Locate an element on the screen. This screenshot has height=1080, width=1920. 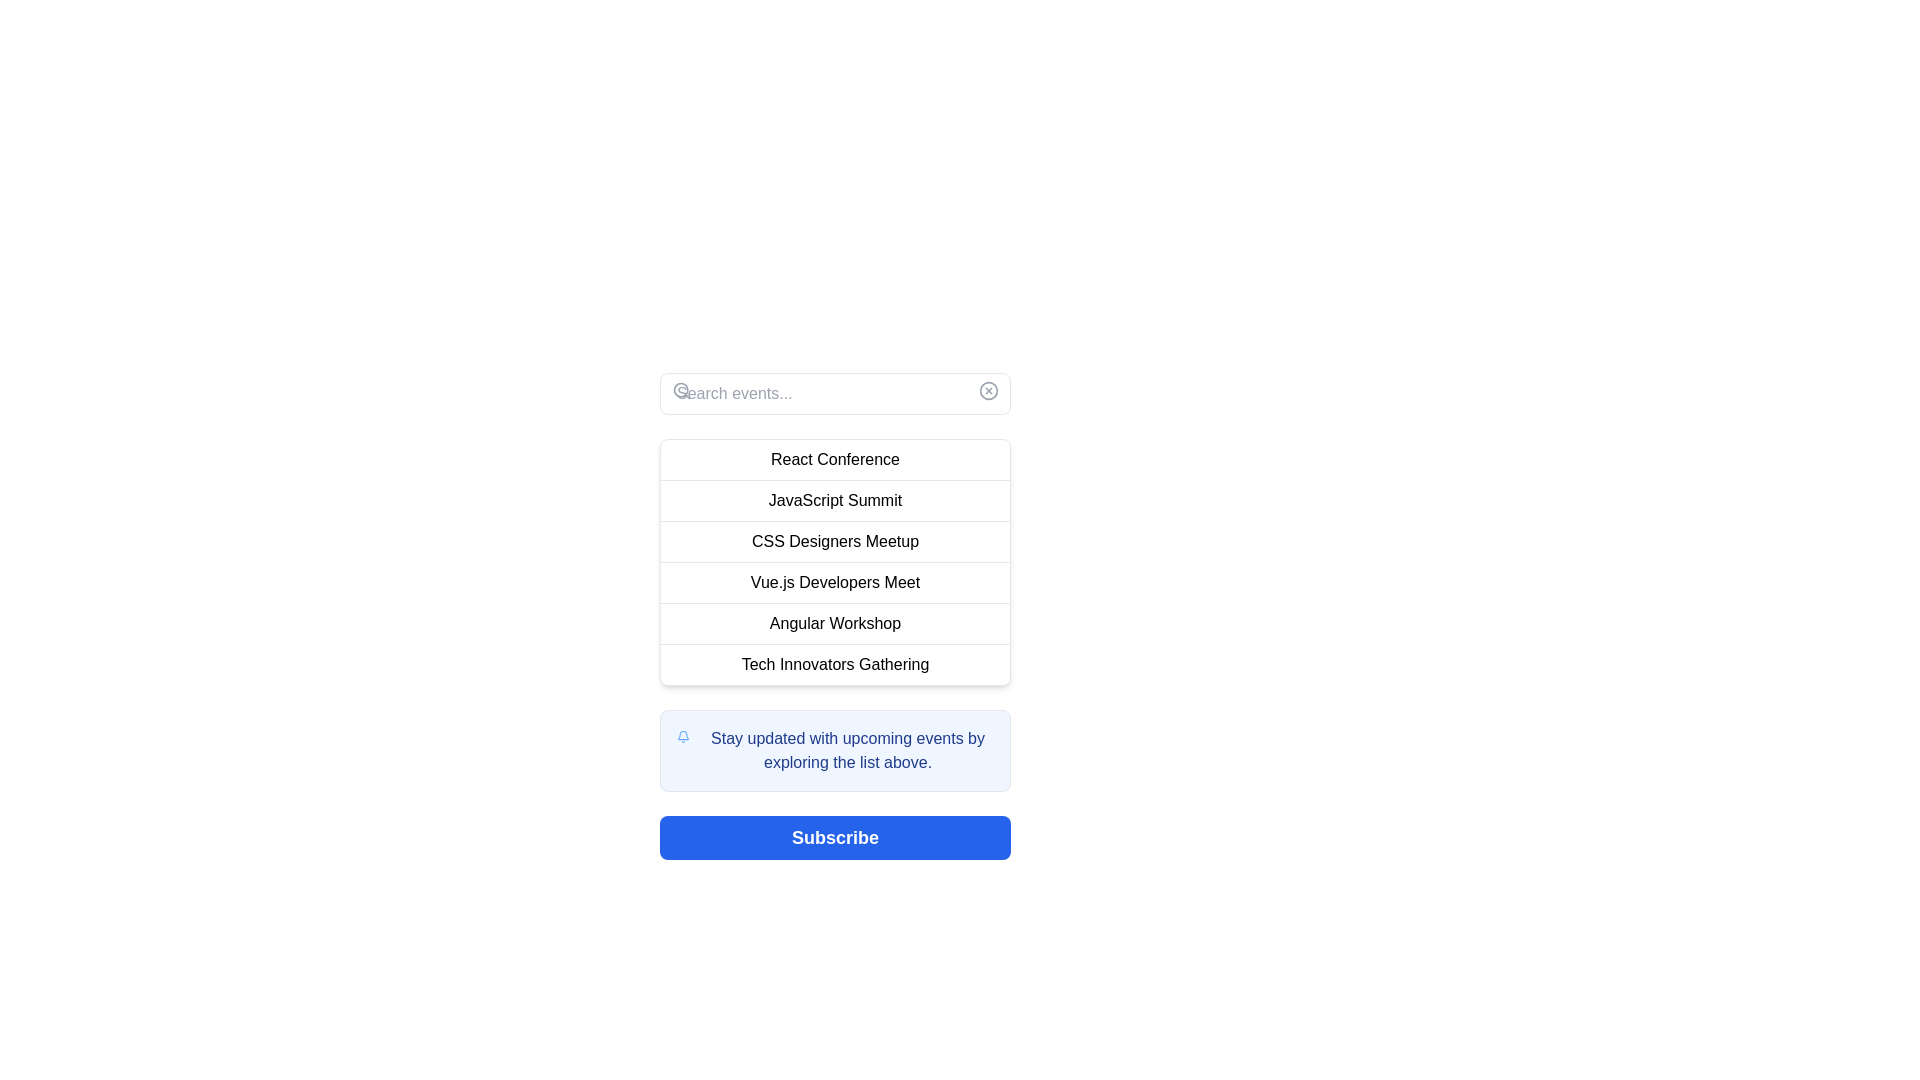
to select the third item in a vertical list of six items, located below 'JavaScript Summit' and above 'Vue.js Developers Meet' is located at coordinates (835, 541).